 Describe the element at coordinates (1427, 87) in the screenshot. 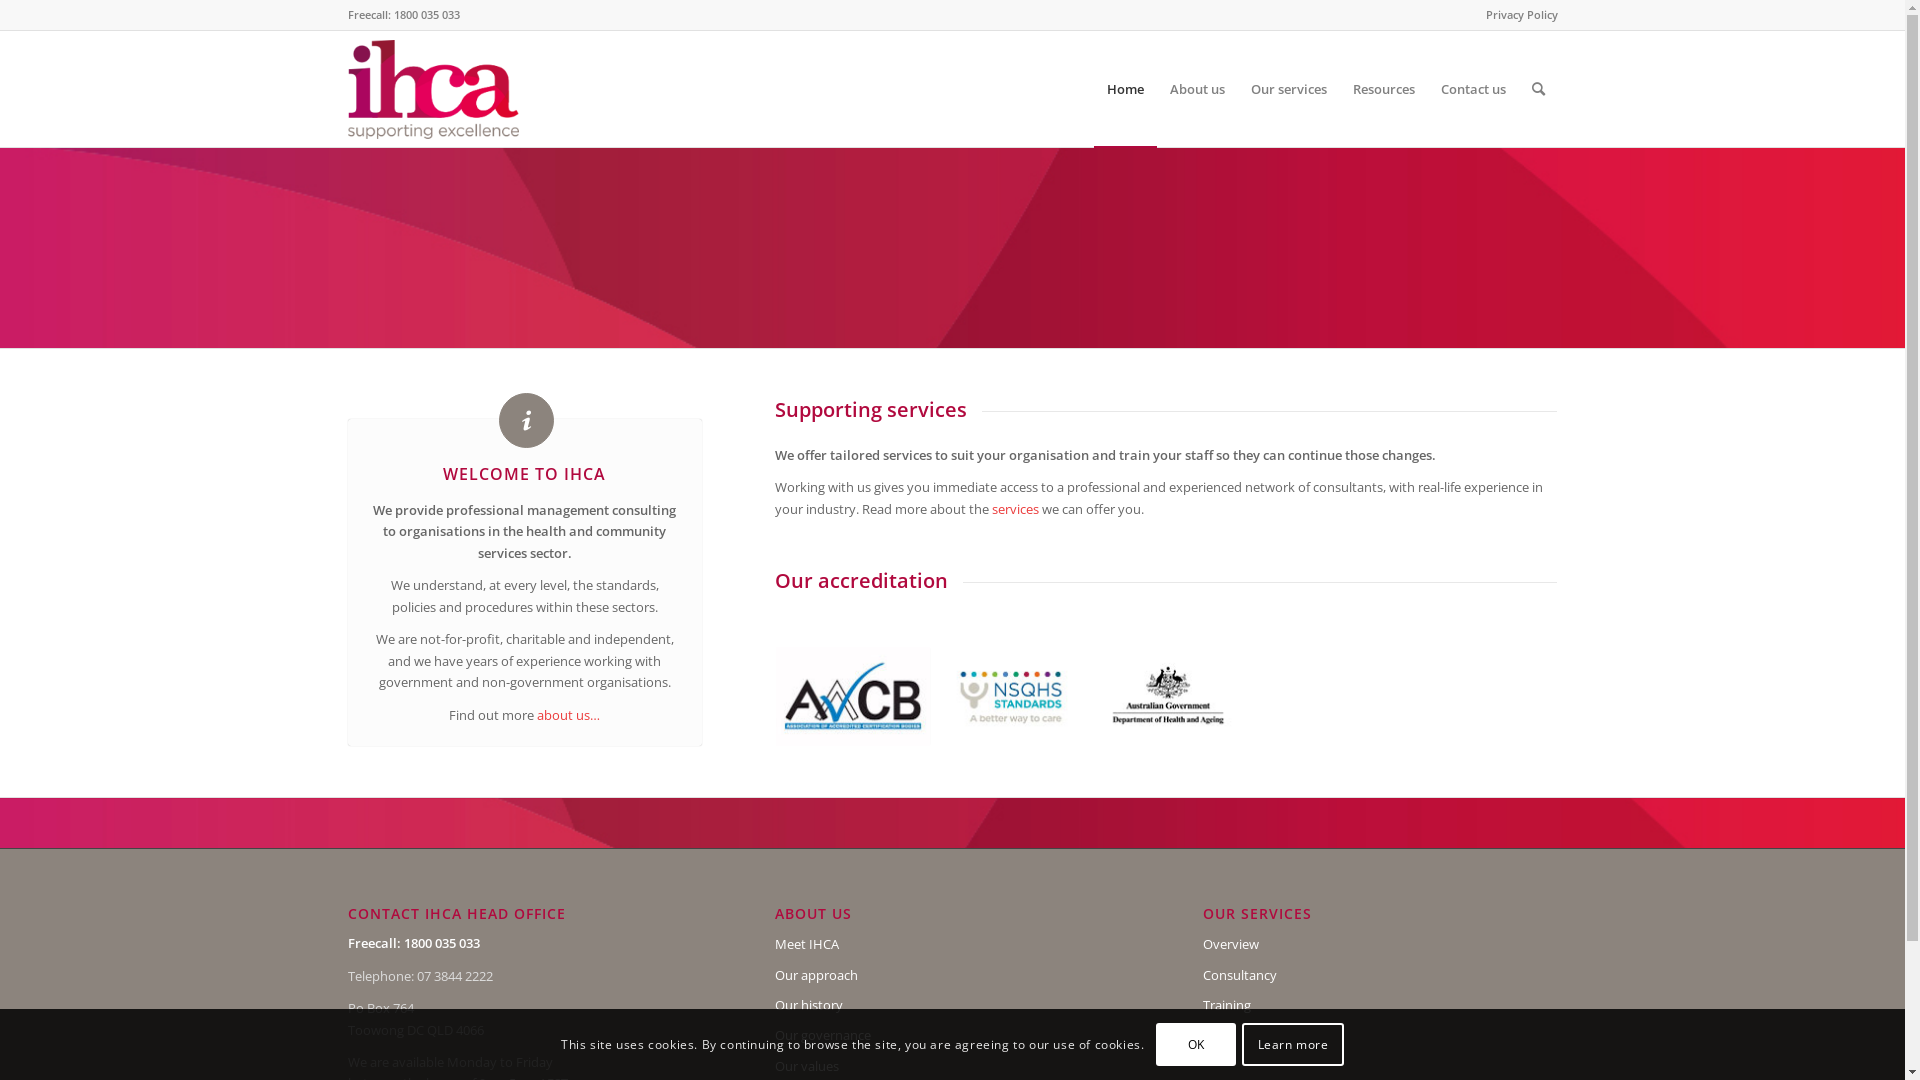

I see `'Contact us'` at that location.